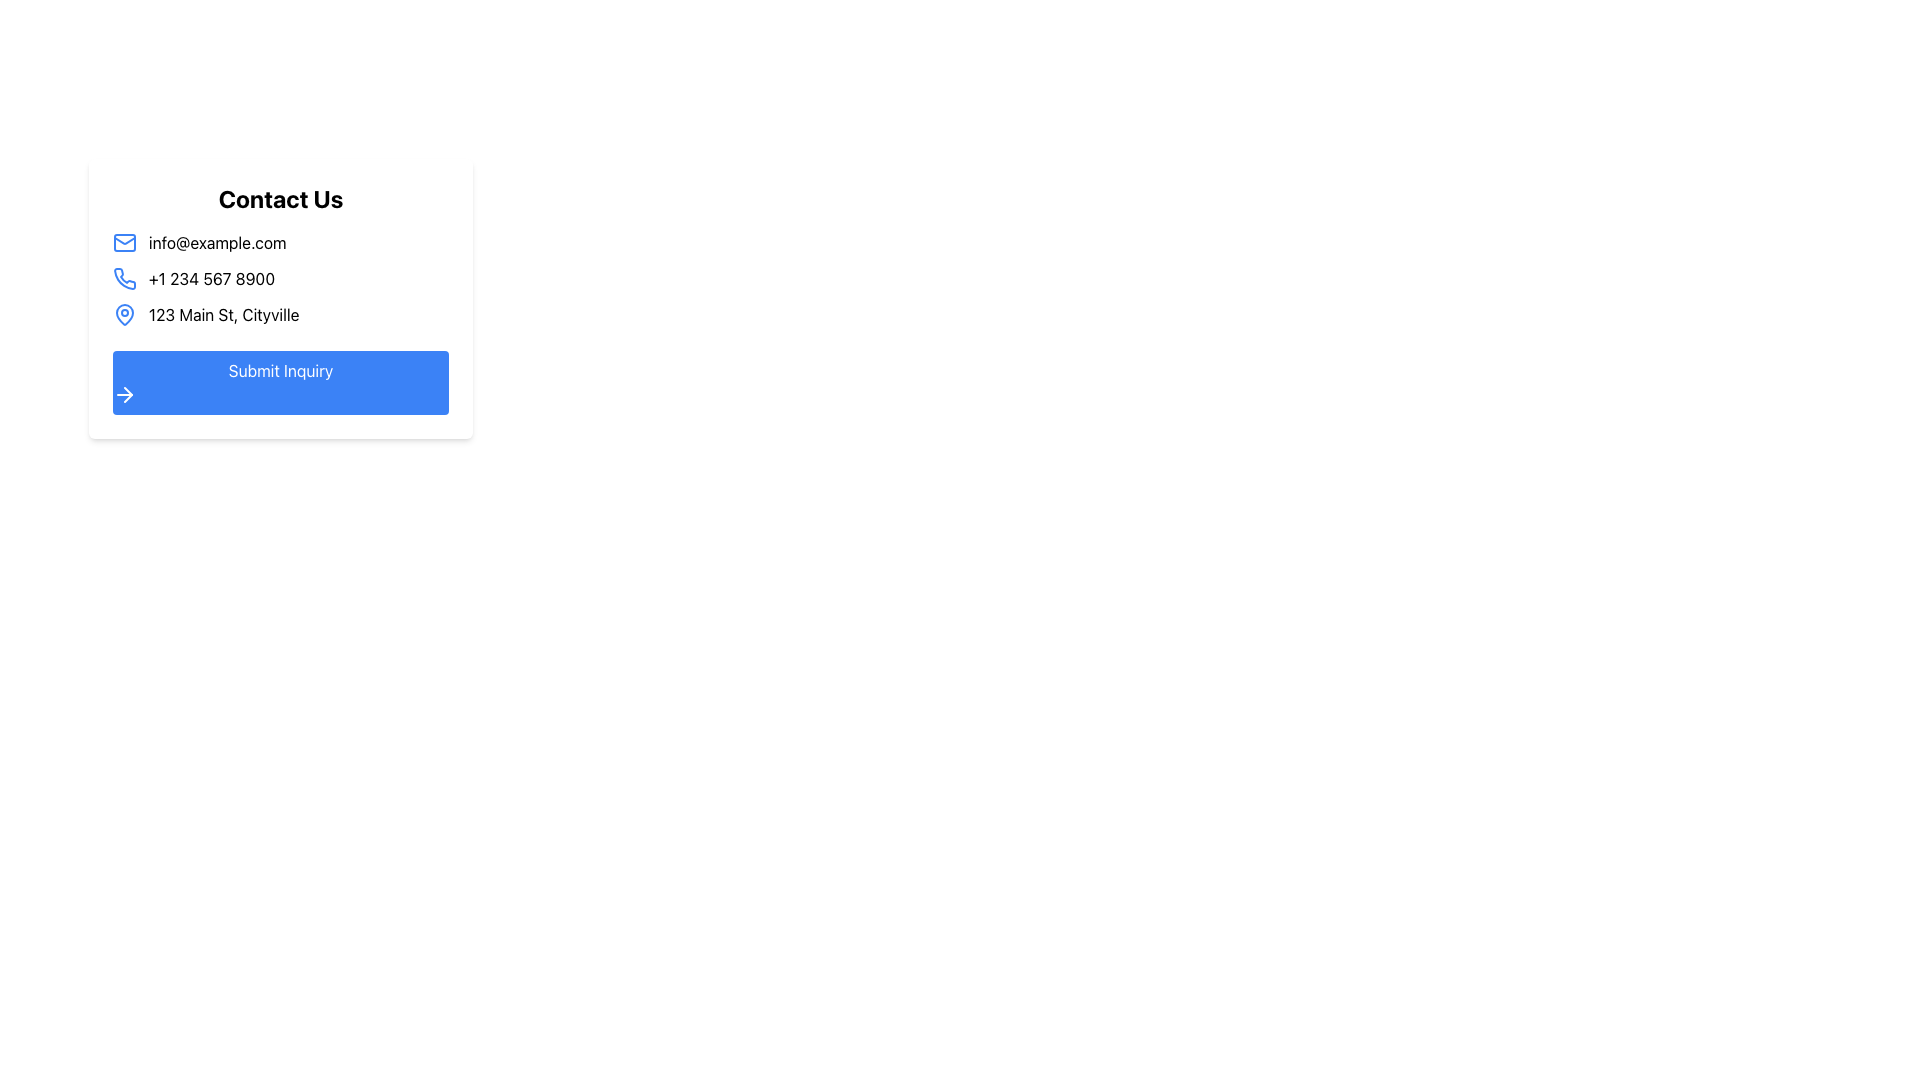  What do you see at coordinates (123, 394) in the screenshot?
I see `the 'Submit Inquiry' button which contains a left-aligned right-pointing arrow icon to observe interactivity effects` at bounding box center [123, 394].